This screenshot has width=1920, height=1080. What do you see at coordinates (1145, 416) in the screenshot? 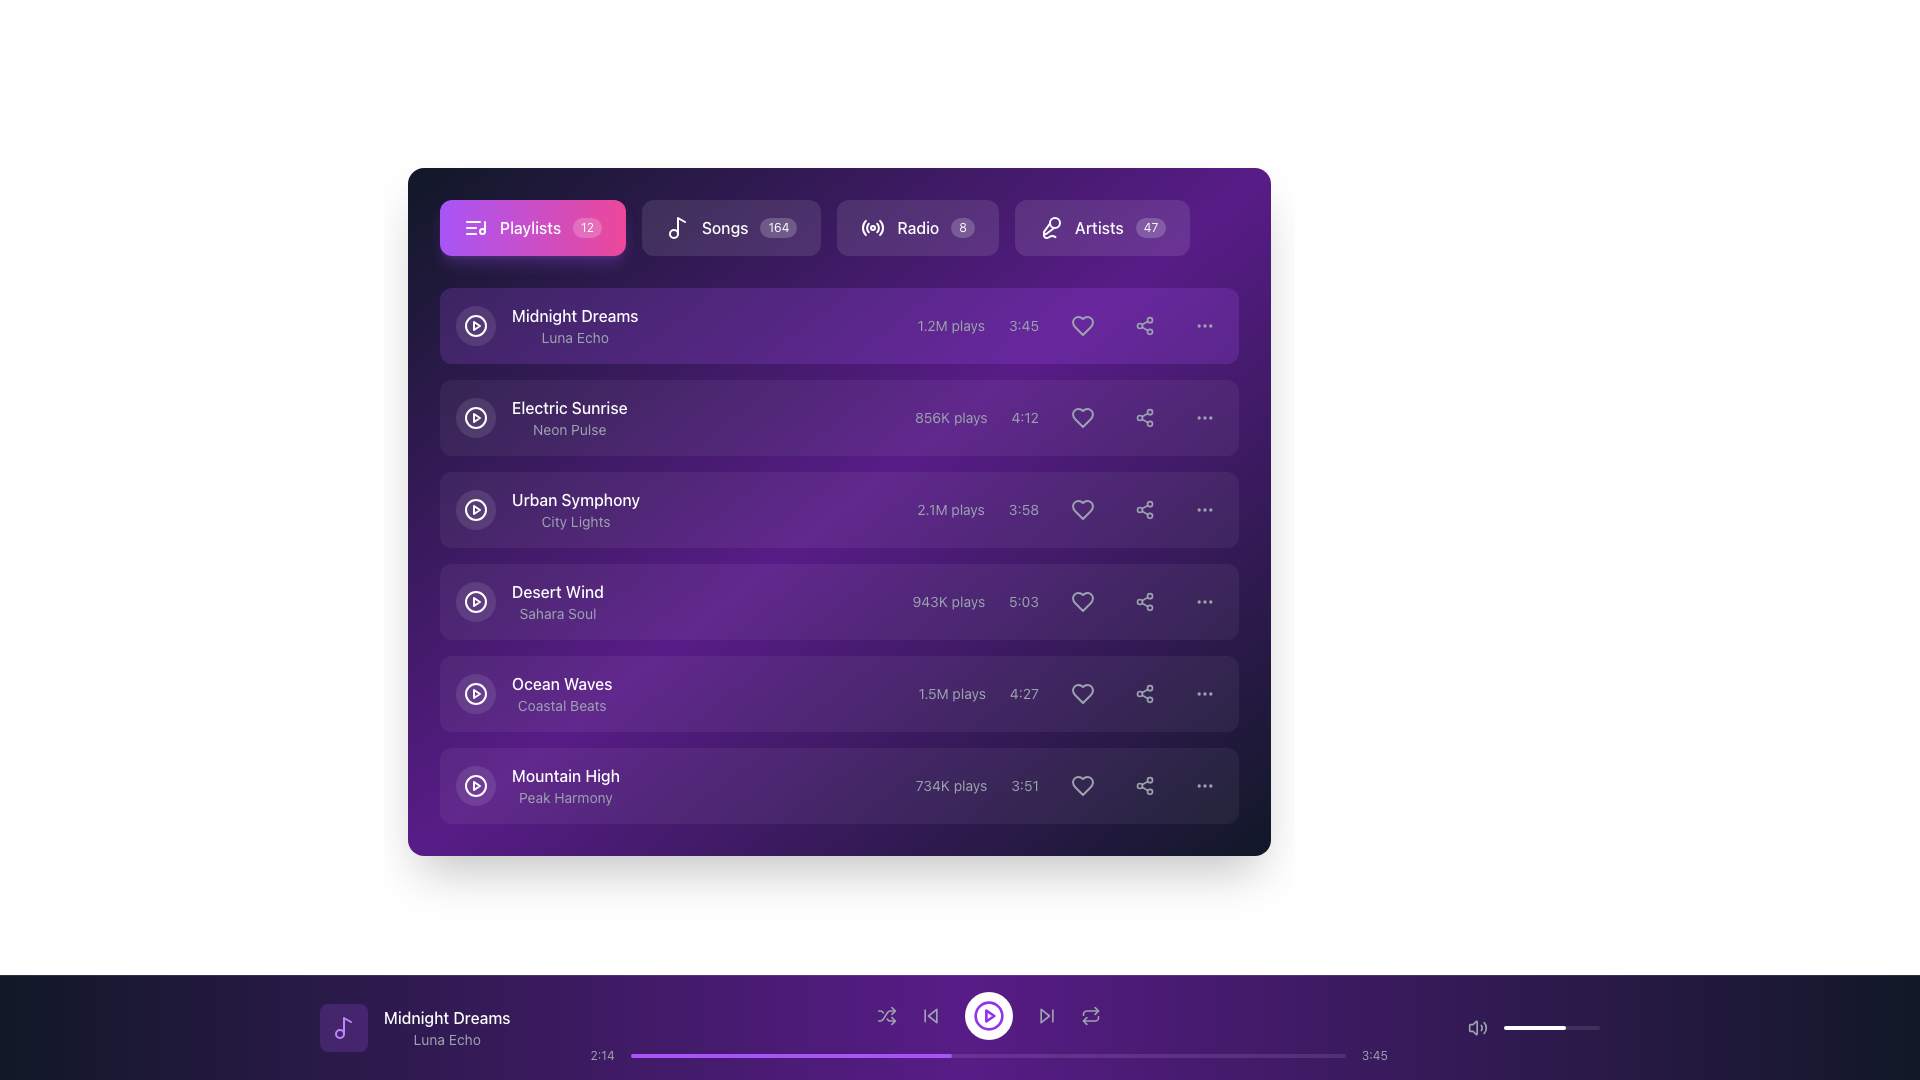
I see `the share icon button, which is represented by a group of three circles connected by two diagonal lines, positioned to the right of the 'Electric Sunrise' track` at bounding box center [1145, 416].